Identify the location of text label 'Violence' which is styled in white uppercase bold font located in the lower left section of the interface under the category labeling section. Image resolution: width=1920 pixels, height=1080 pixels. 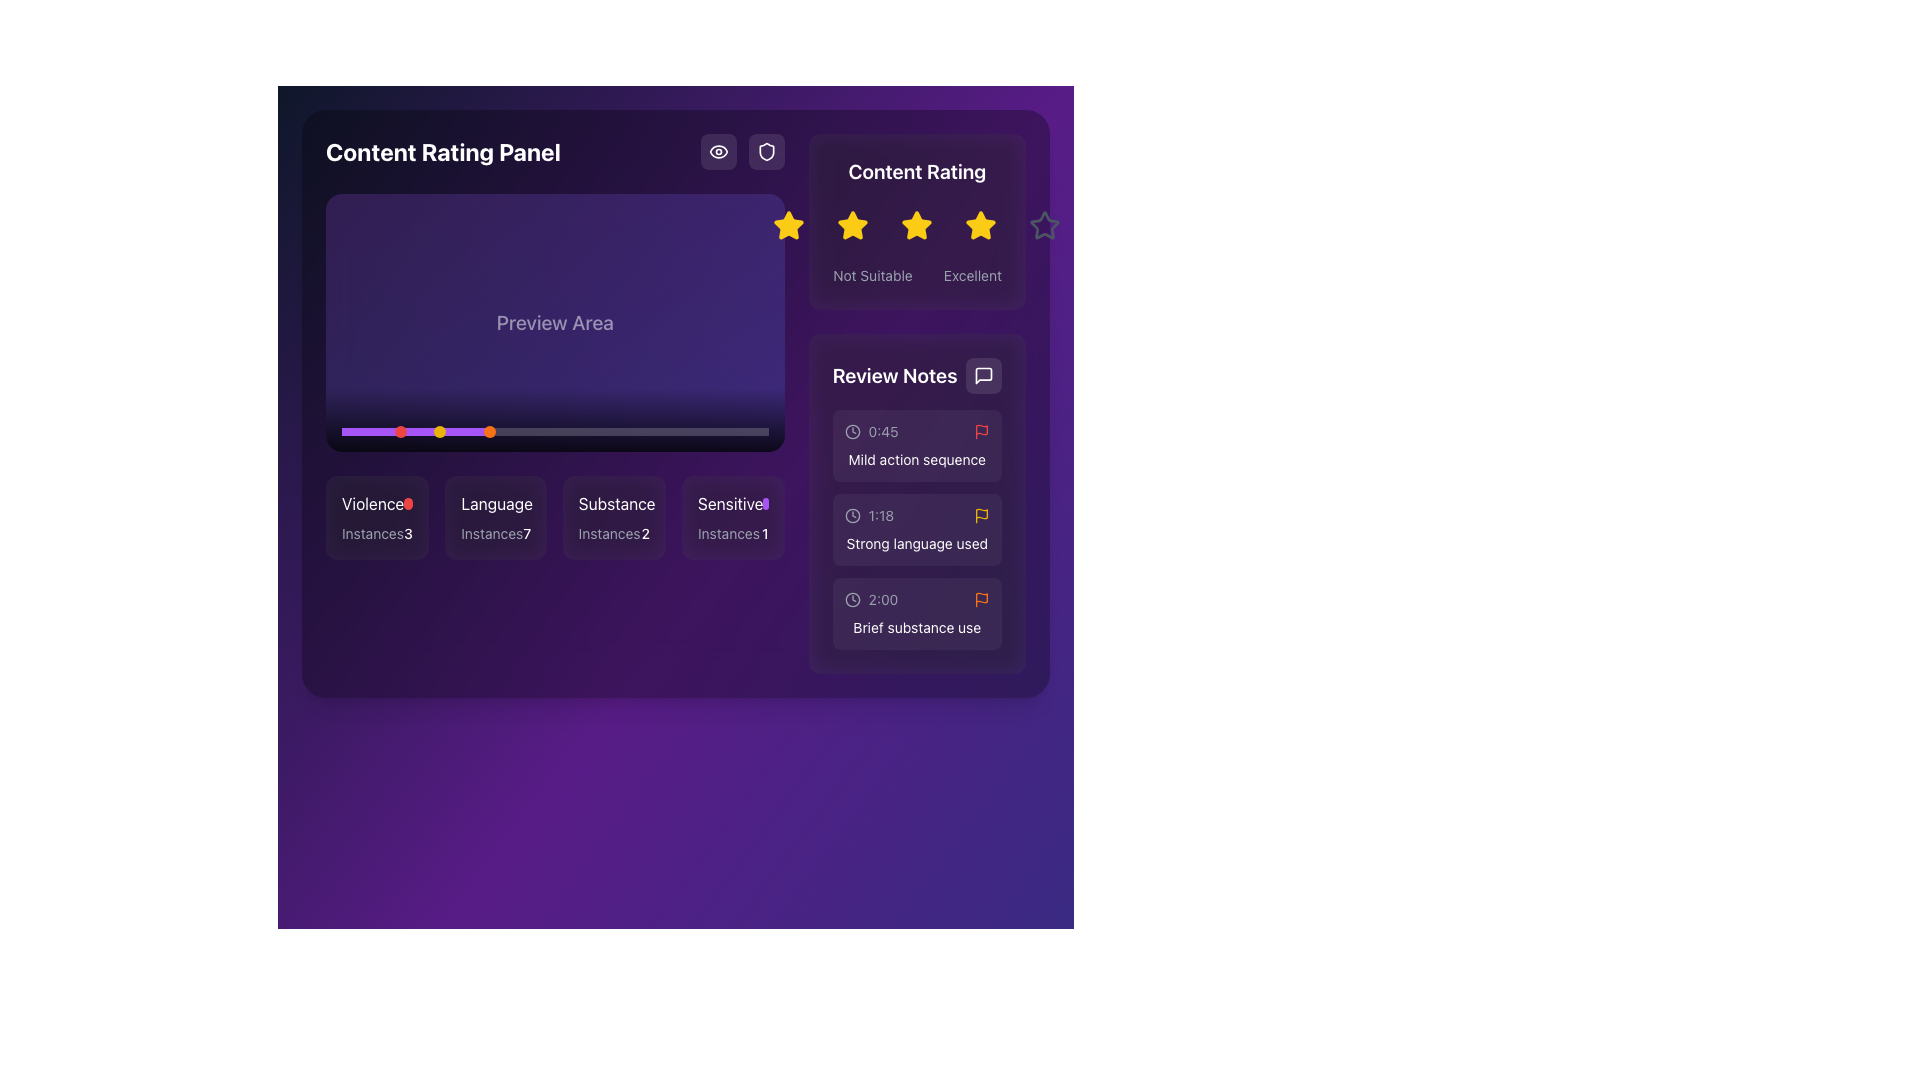
(373, 502).